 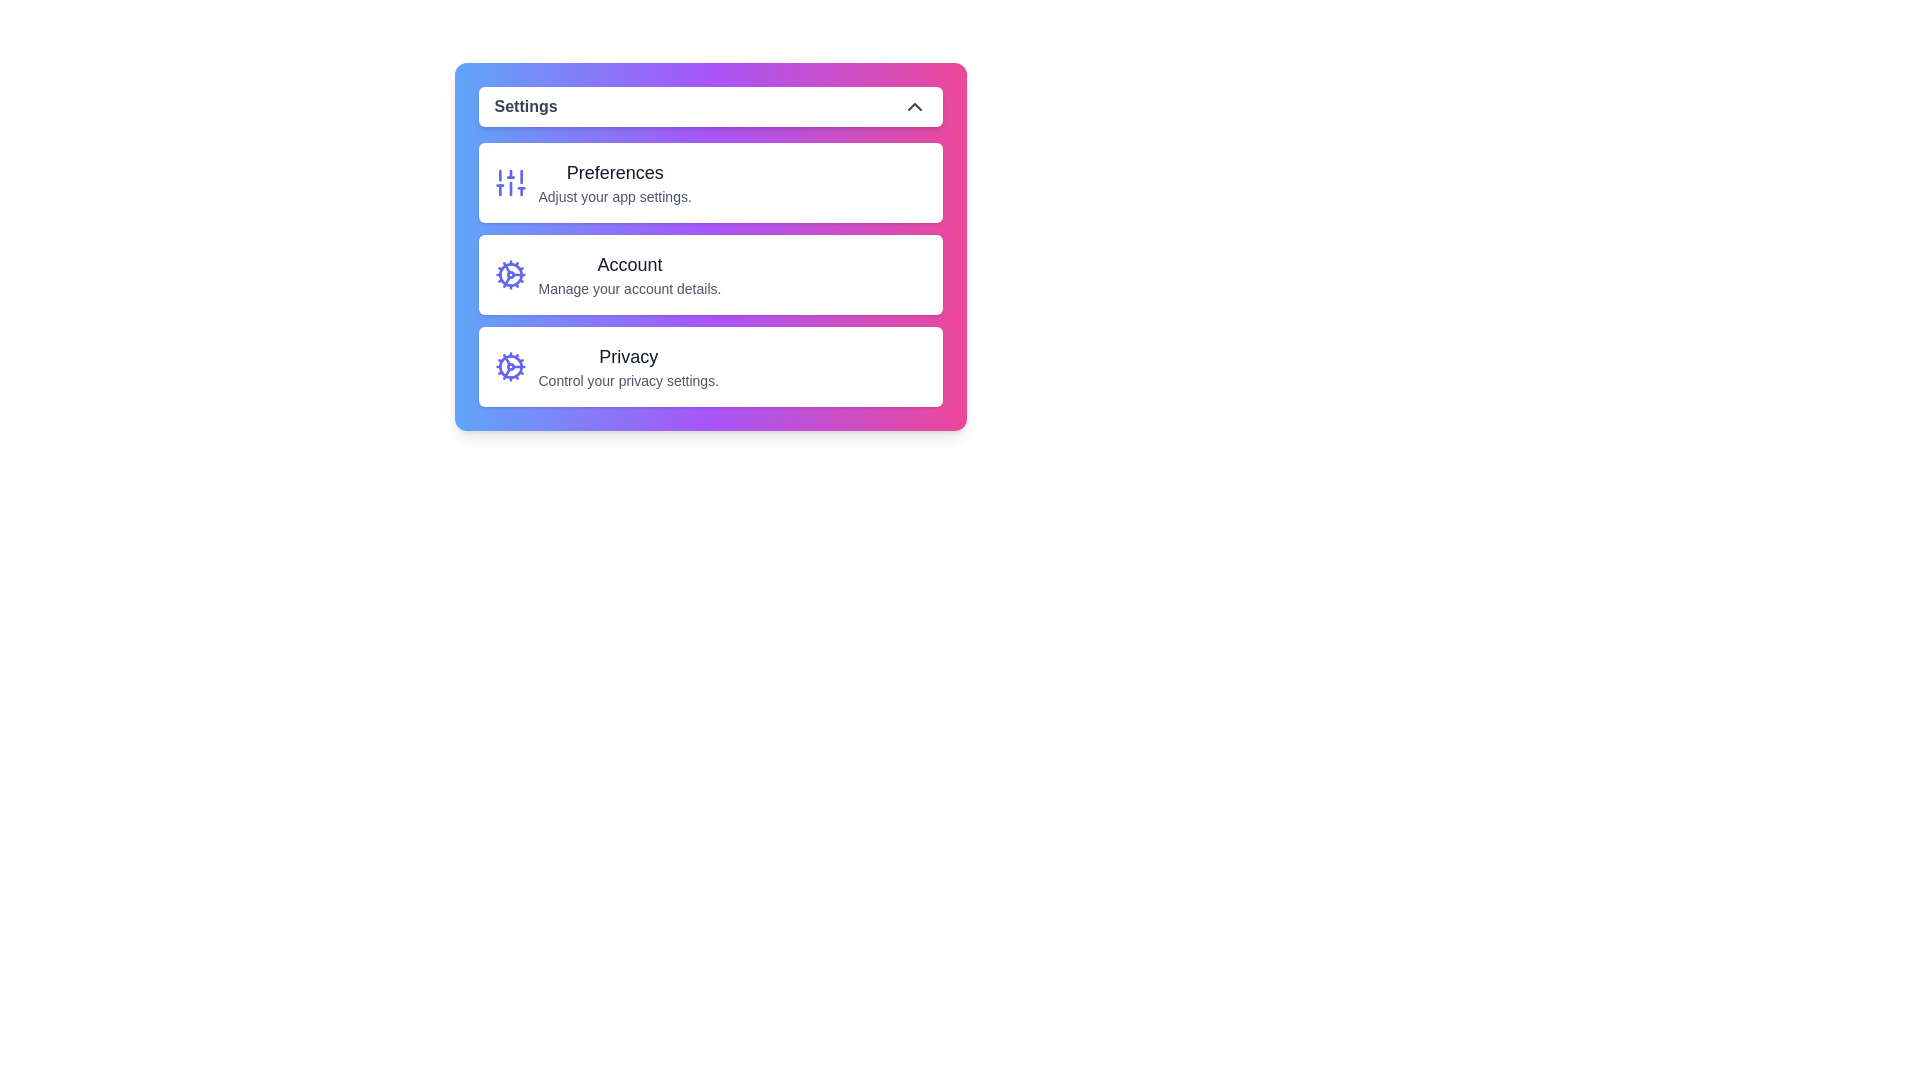 I want to click on the button labeled 'Settings' to toggle the menu's state, so click(x=710, y=107).